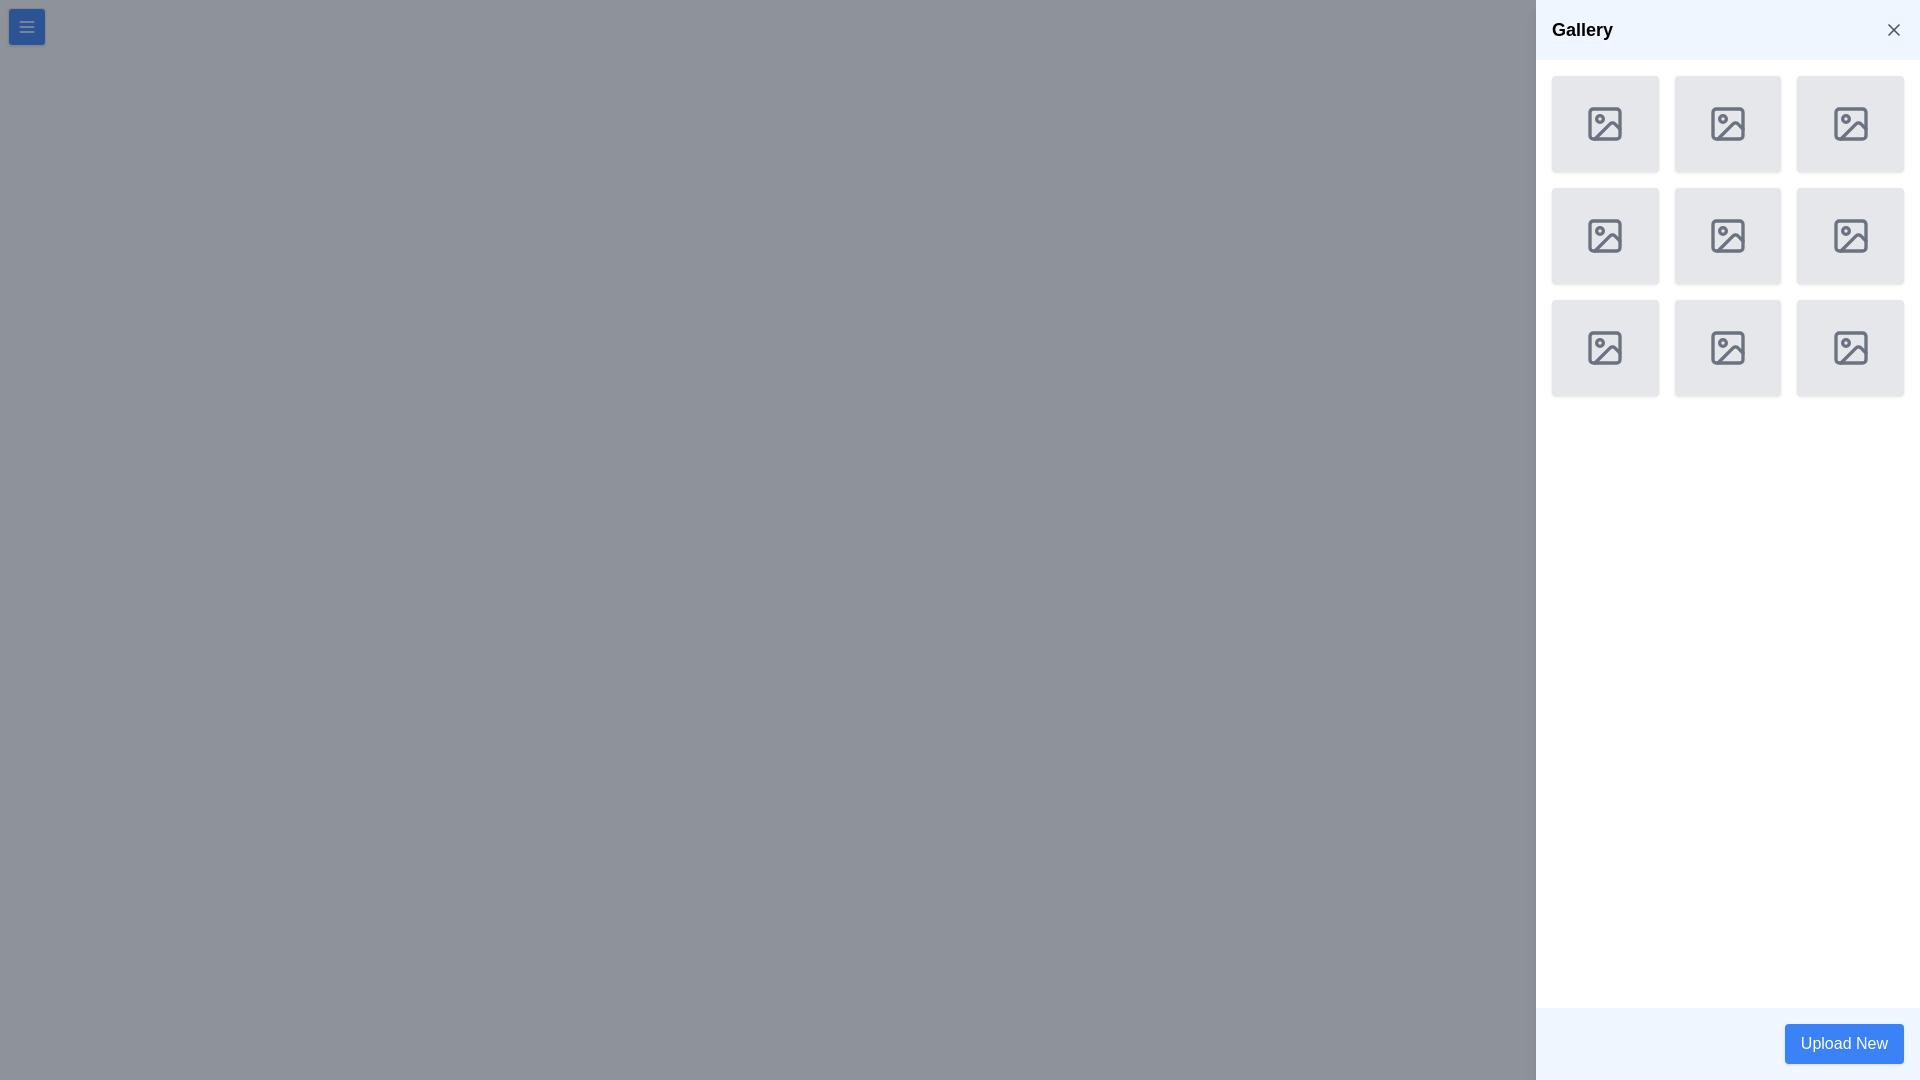 This screenshot has width=1920, height=1080. What do you see at coordinates (1607, 353) in the screenshot?
I see `the image gallery icon located in the lower-right corner of the 3x3 grid within the Gallery pane` at bounding box center [1607, 353].